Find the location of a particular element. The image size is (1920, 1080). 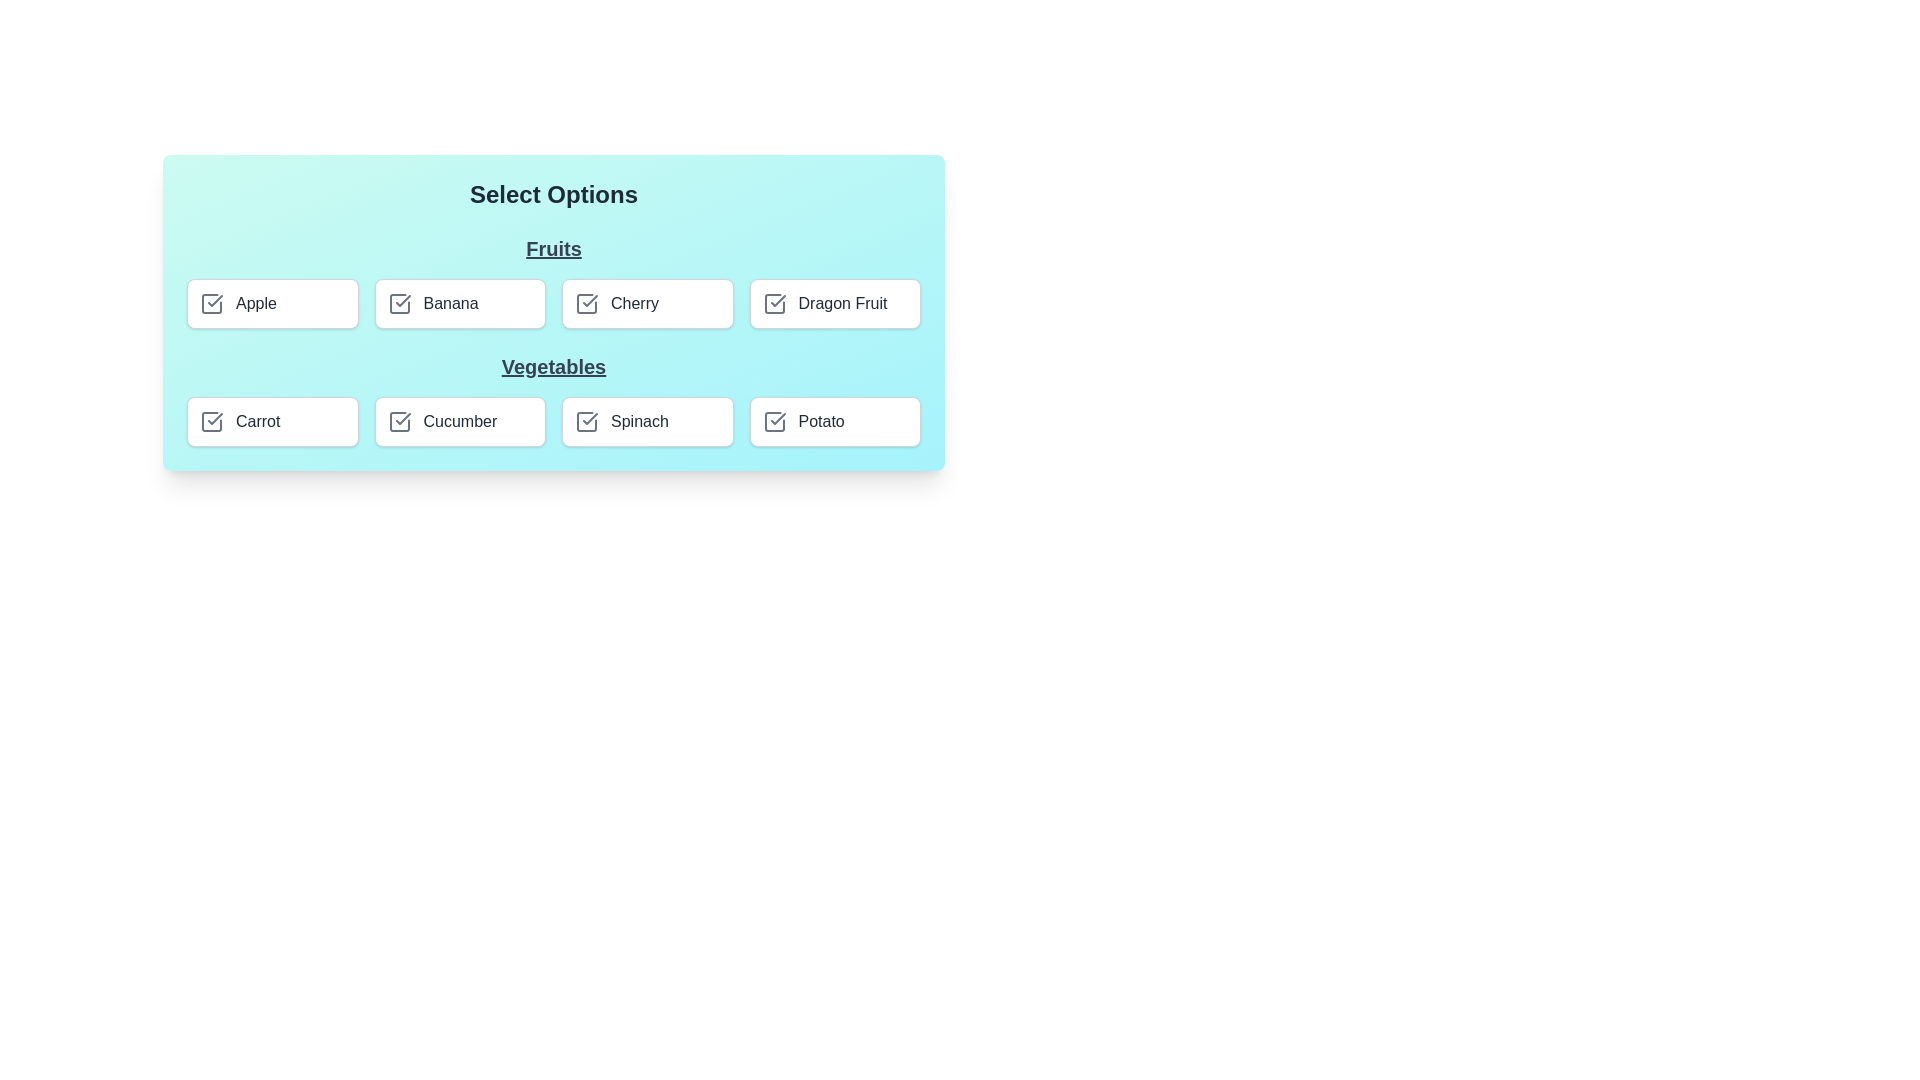

the Checkbox icon located in the top row of the selection grid under the 'Fruits' category is located at coordinates (211, 304).